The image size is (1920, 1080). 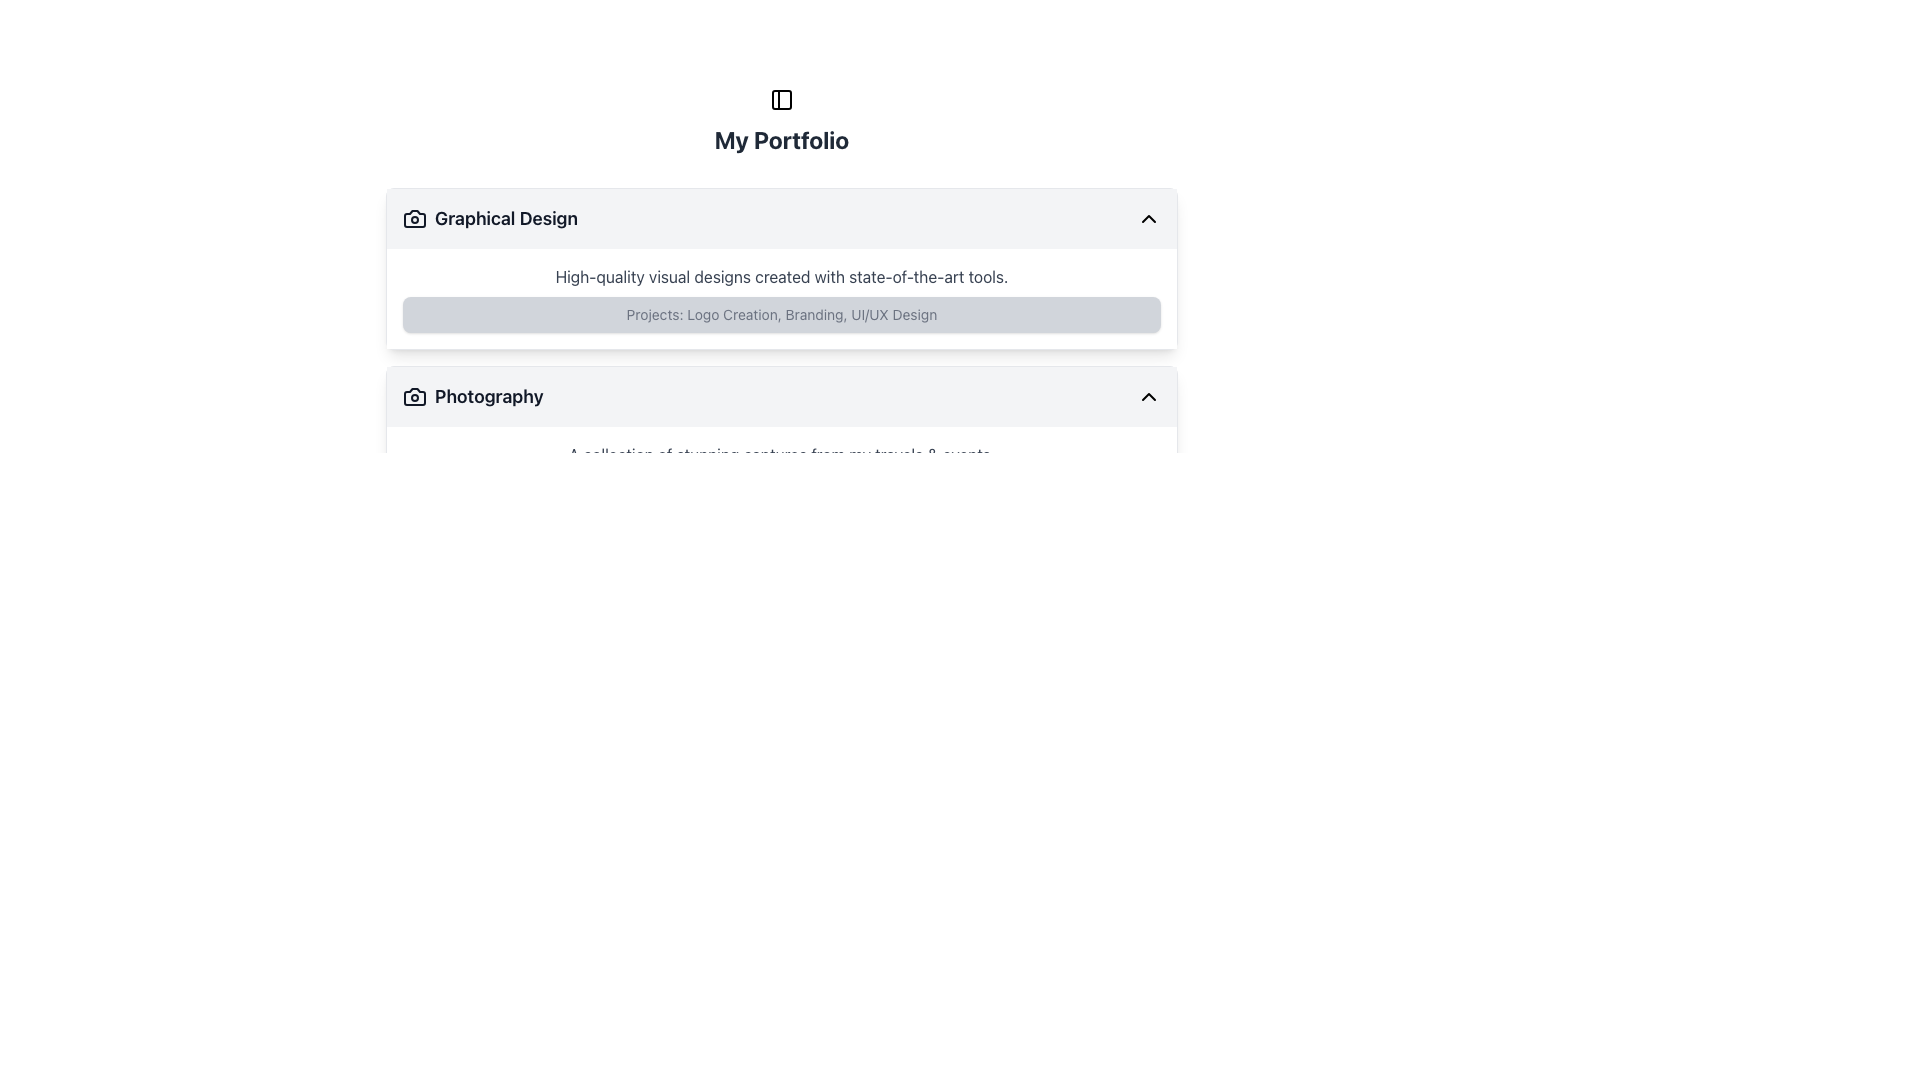 I want to click on the first SVG graphic icon representing the photography section, positioned to the left of the 'Photography' text, so click(x=413, y=397).